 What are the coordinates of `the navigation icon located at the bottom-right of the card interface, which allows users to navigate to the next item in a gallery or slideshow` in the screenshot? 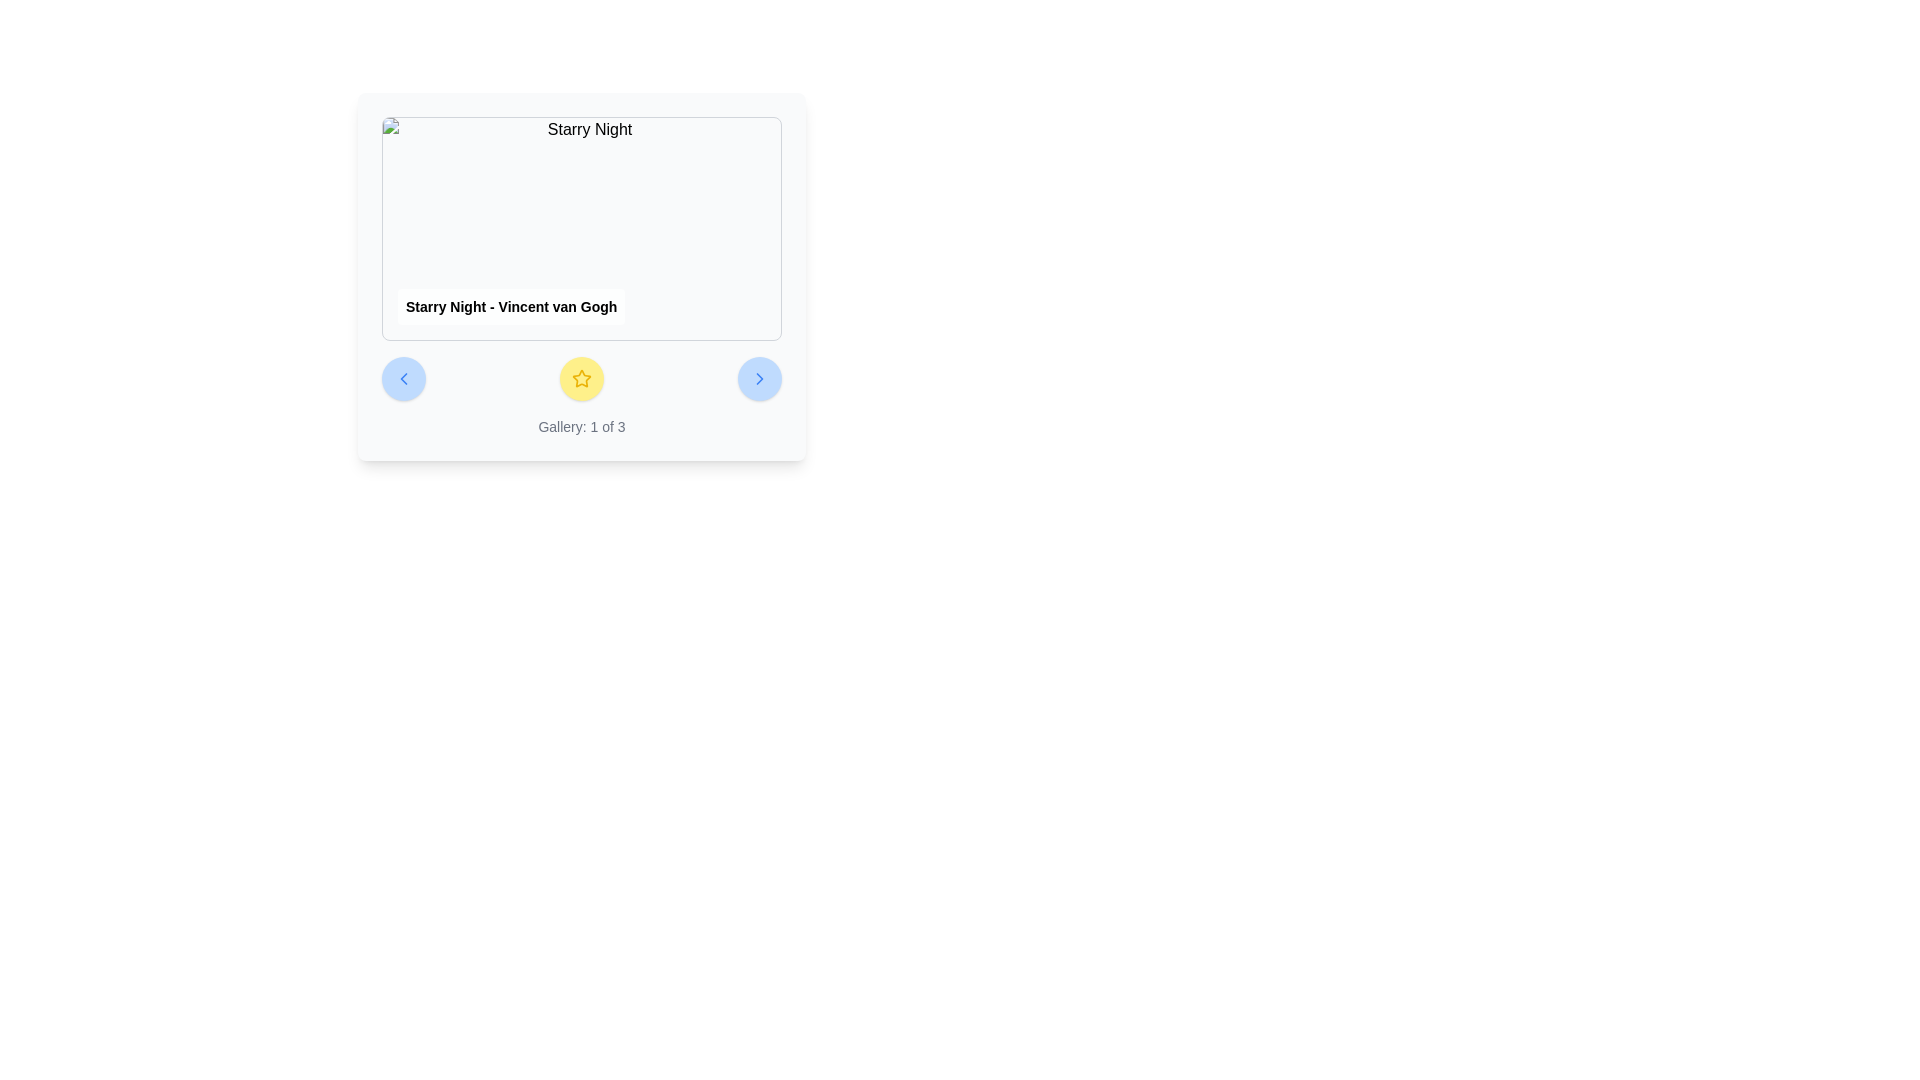 It's located at (758, 378).